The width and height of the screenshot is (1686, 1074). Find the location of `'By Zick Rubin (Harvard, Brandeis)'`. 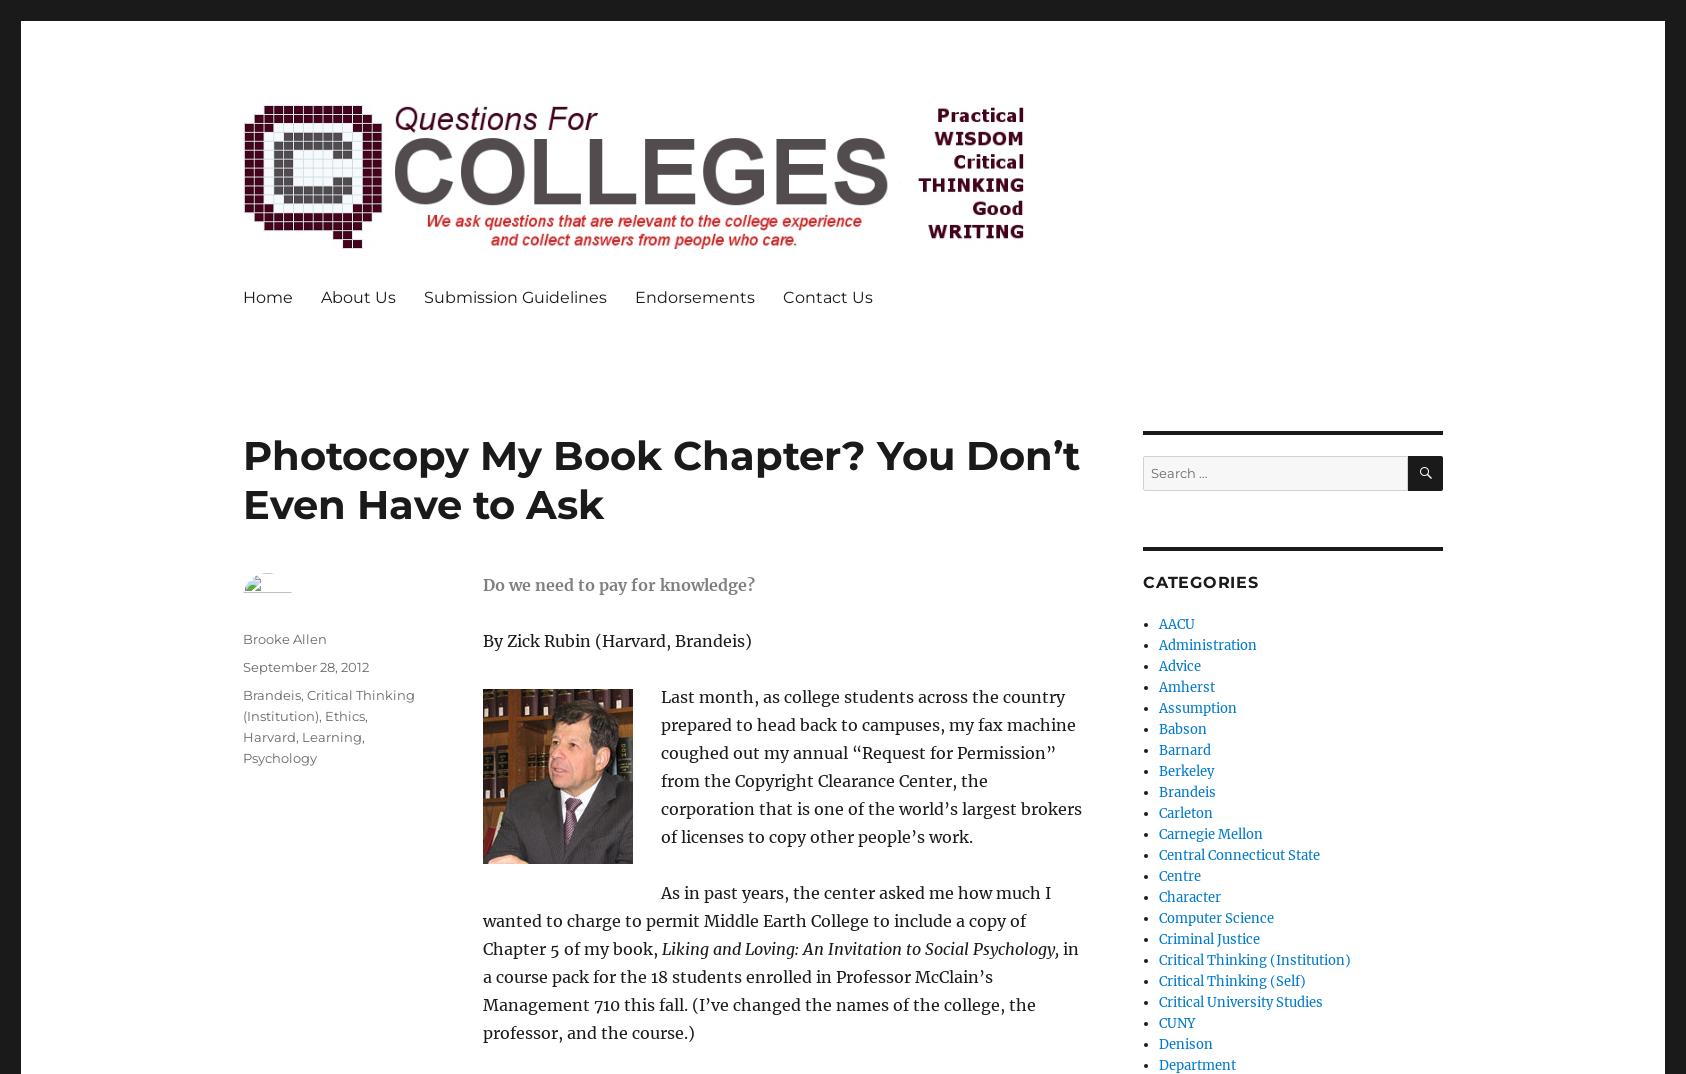

'By Zick Rubin (Harvard, Brandeis)' is located at coordinates (616, 639).